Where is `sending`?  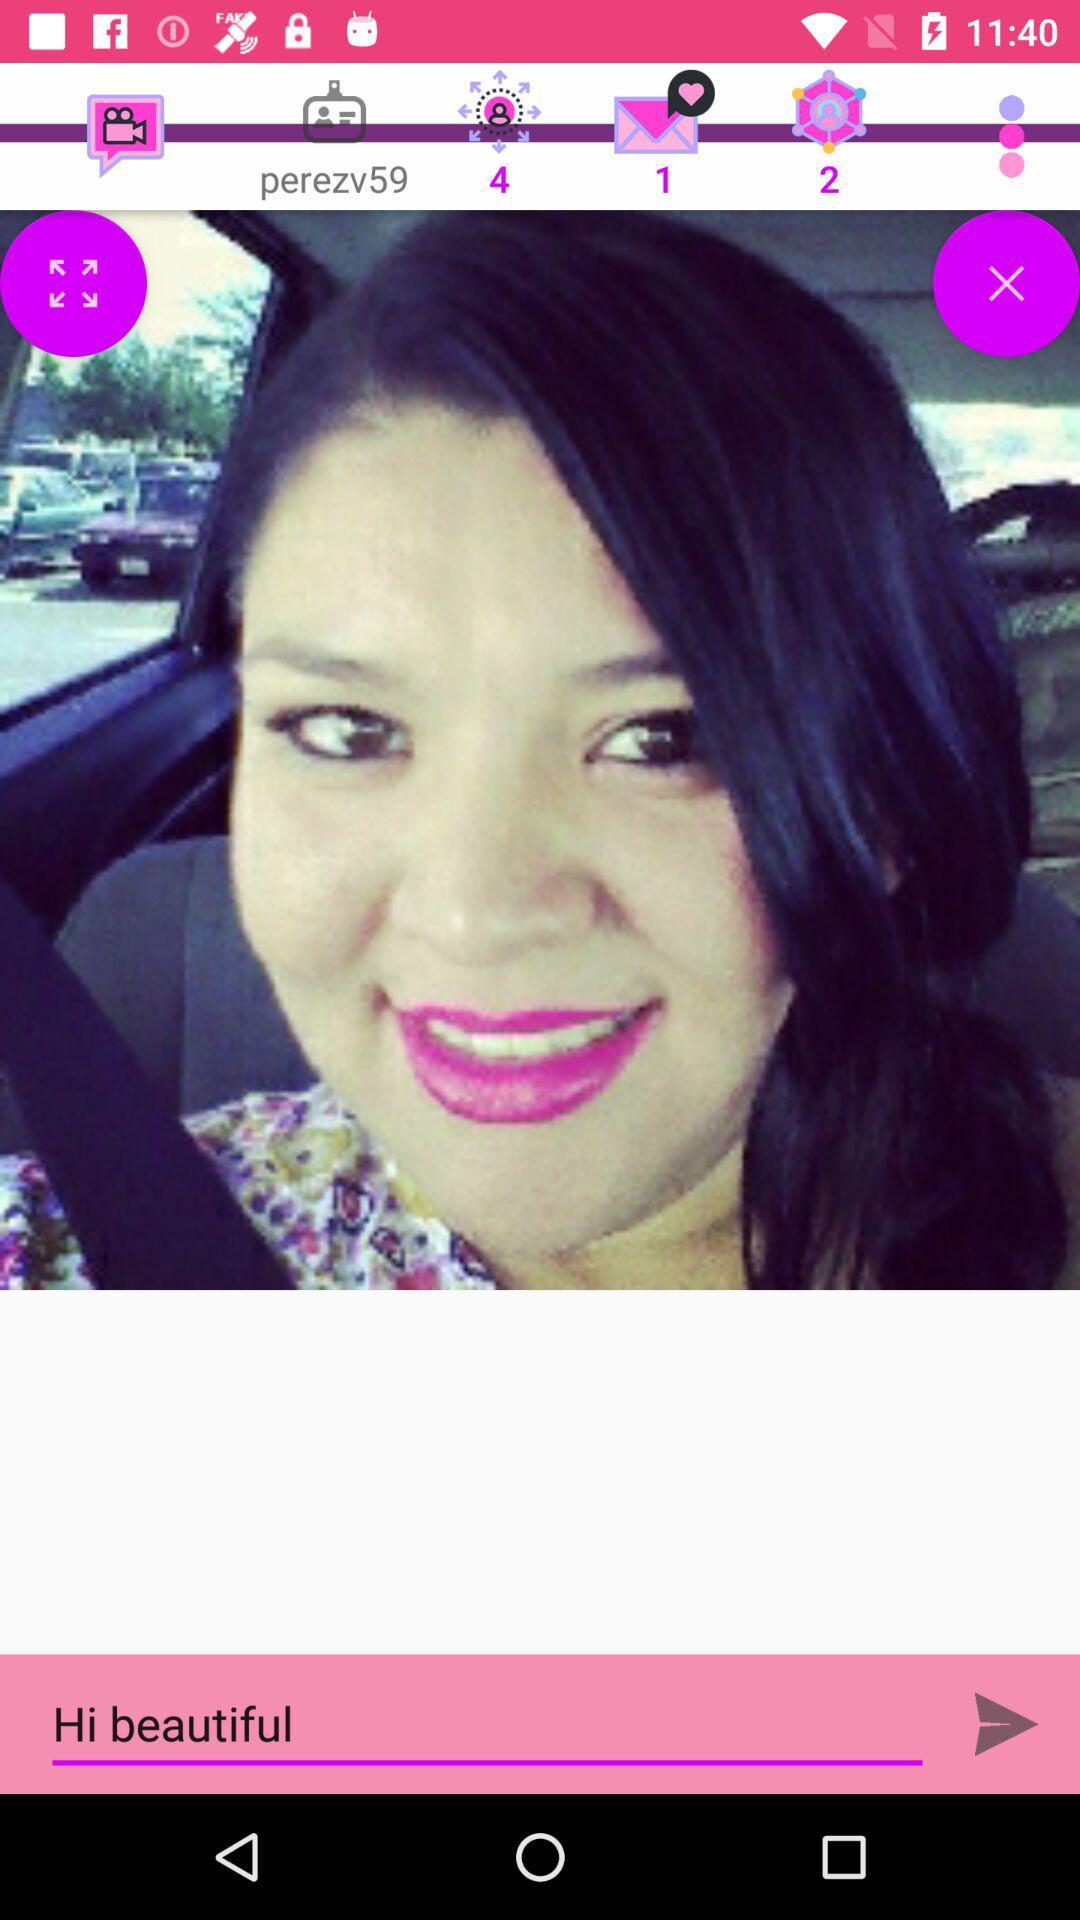
sending is located at coordinates (1006, 1723).